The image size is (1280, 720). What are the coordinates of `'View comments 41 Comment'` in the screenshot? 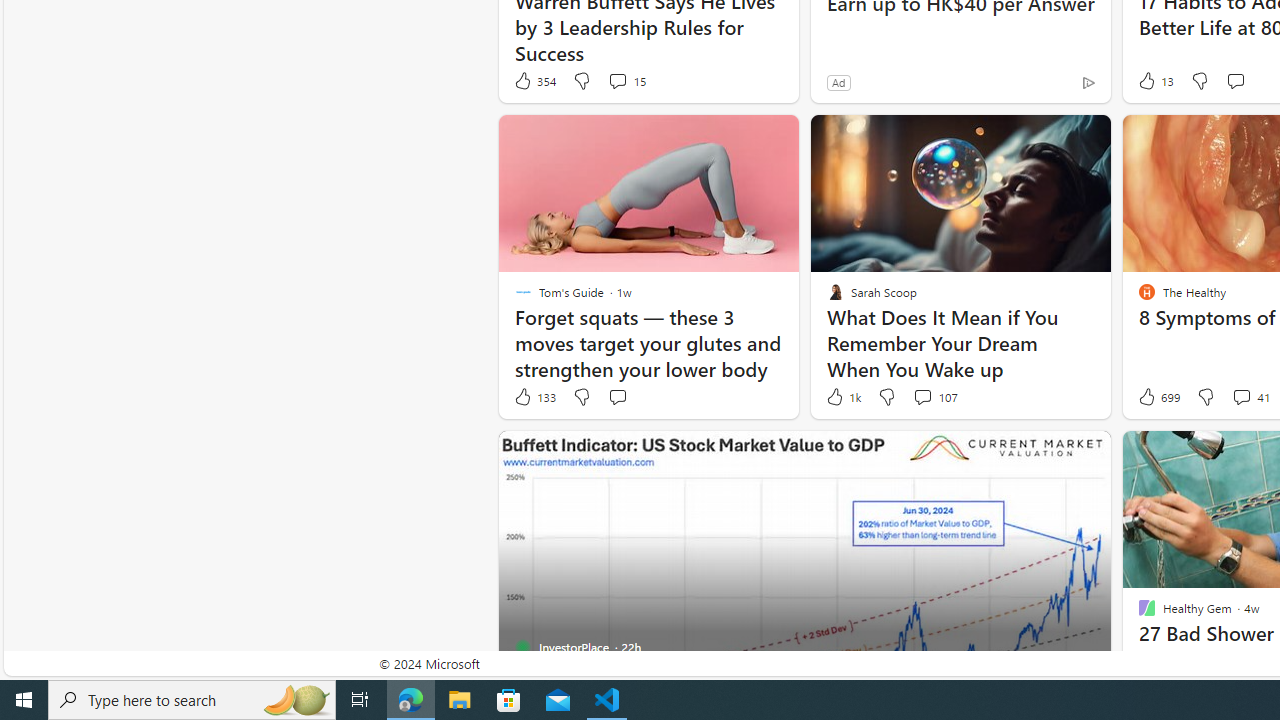 It's located at (1248, 397).